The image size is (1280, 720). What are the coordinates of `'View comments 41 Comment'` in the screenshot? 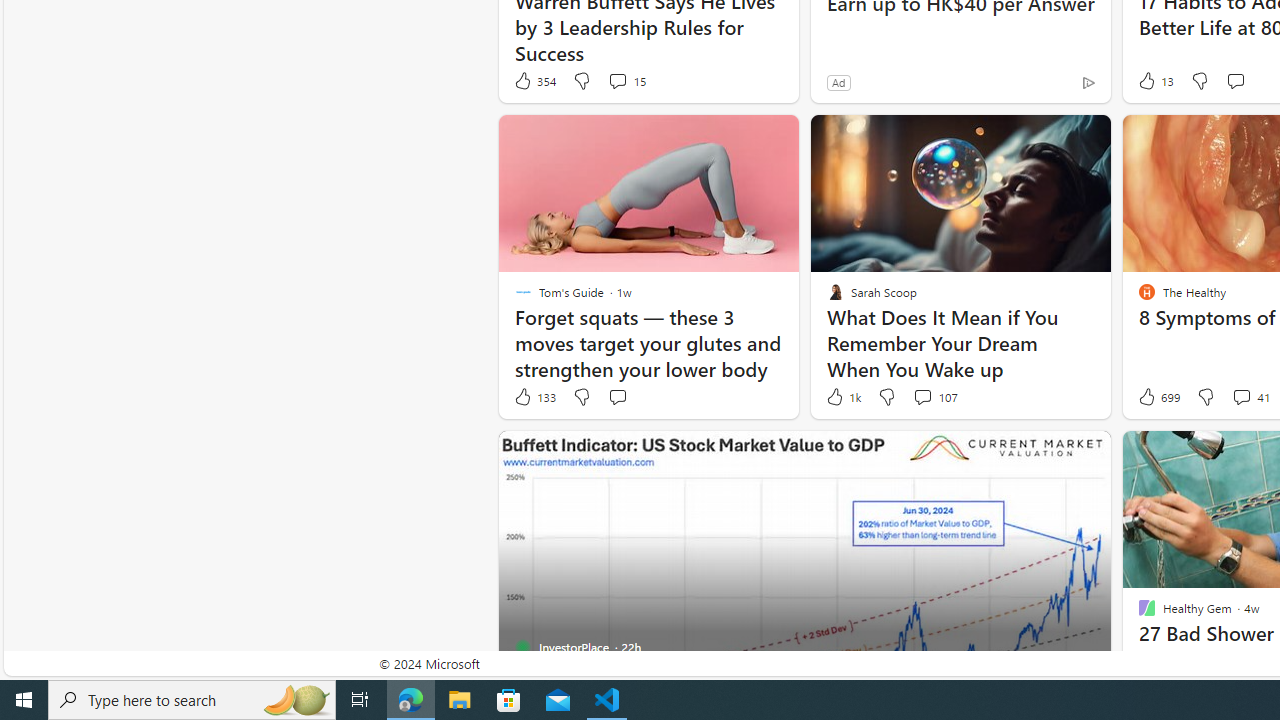 It's located at (1248, 397).